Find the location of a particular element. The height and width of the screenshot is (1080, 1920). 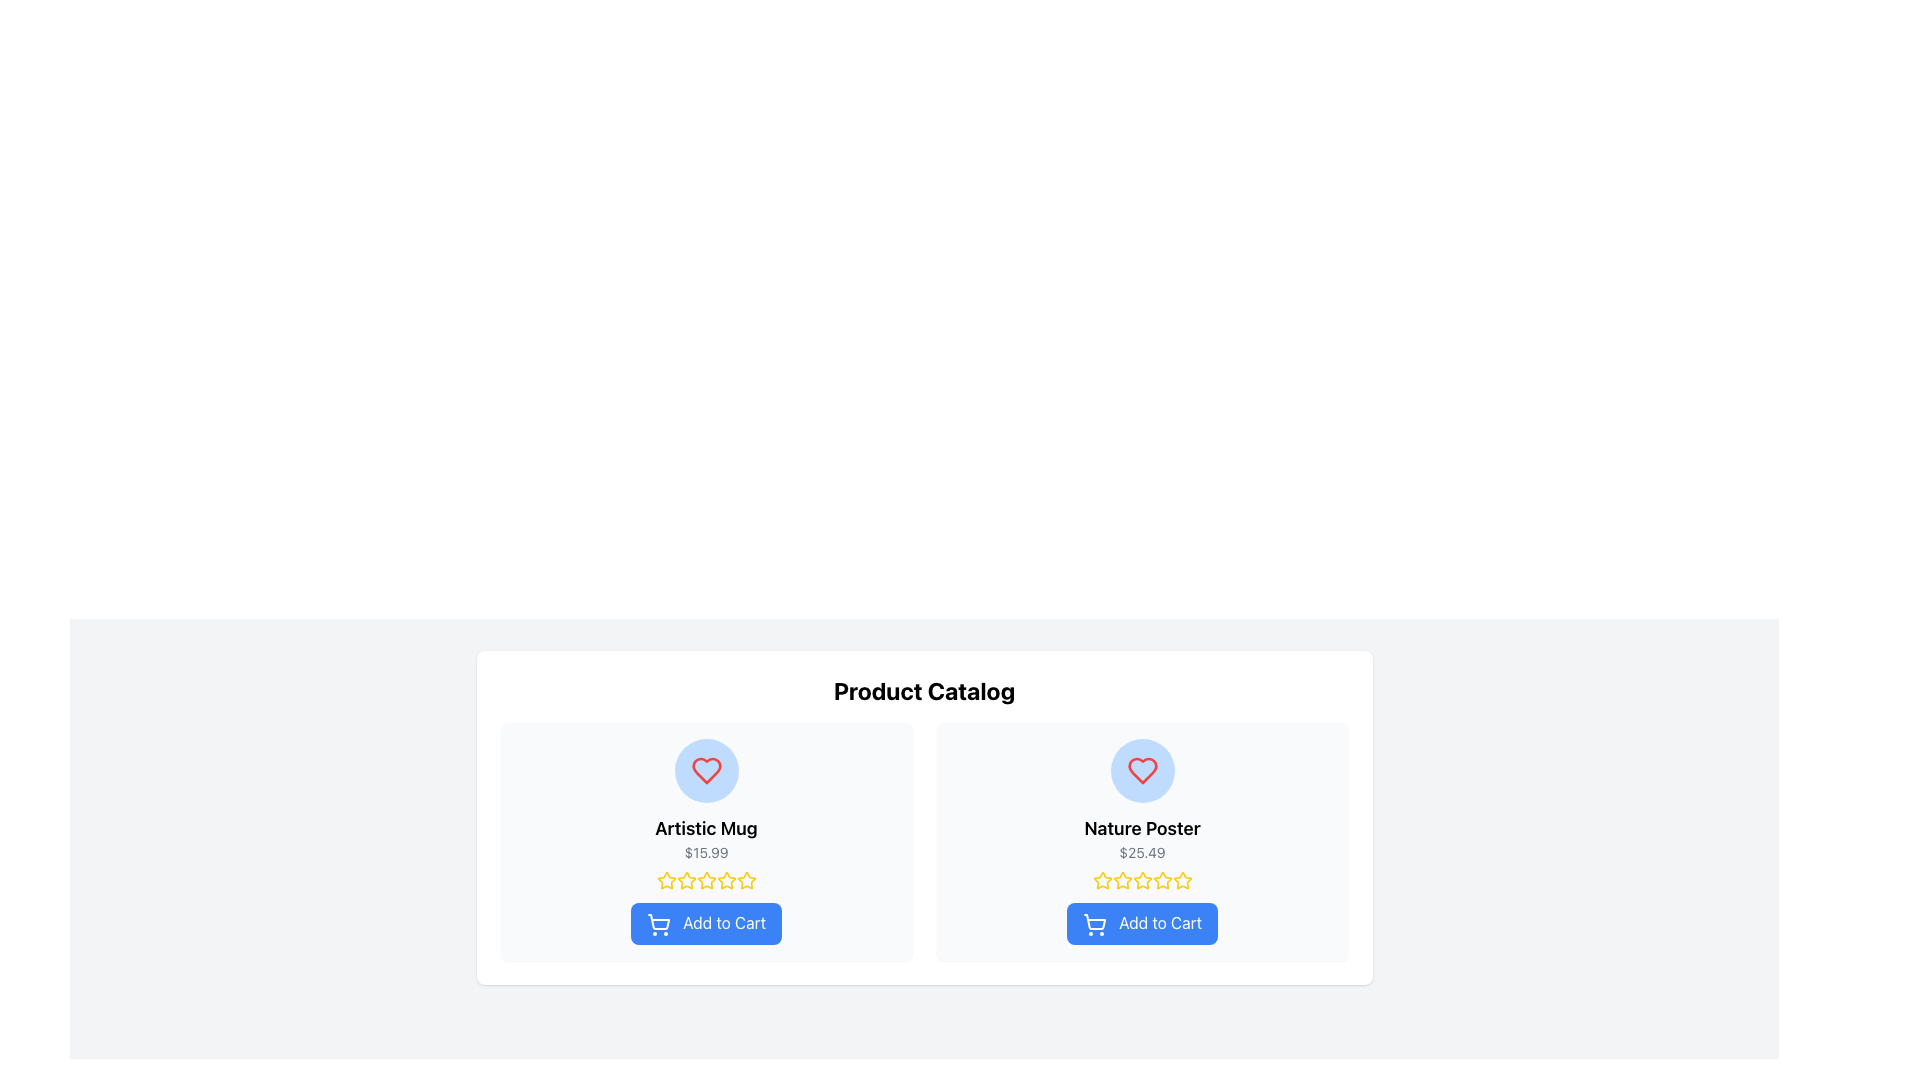

the second golden star icon in the rating system below the 'Nature Poster' is located at coordinates (1122, 879).